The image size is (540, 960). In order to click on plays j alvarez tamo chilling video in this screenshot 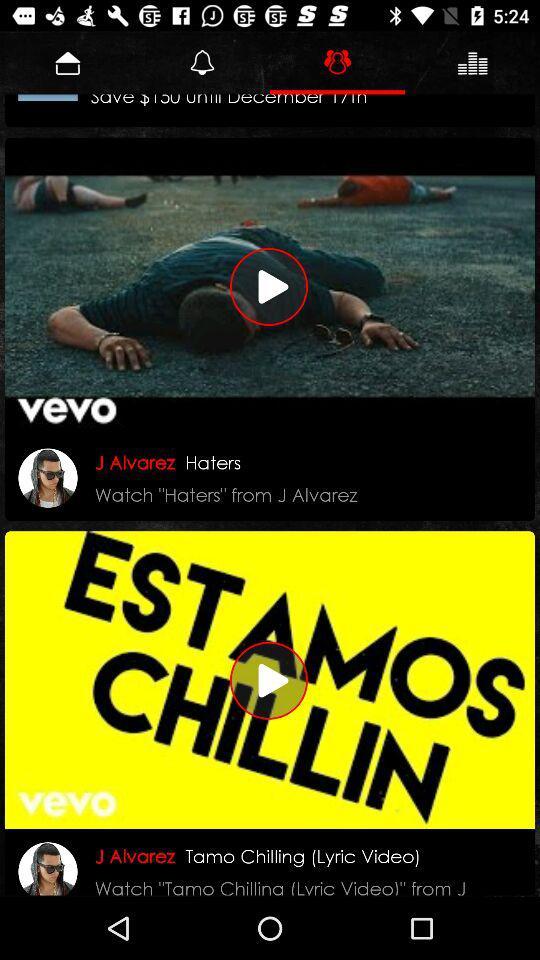, I will do `click(270, 680)`.